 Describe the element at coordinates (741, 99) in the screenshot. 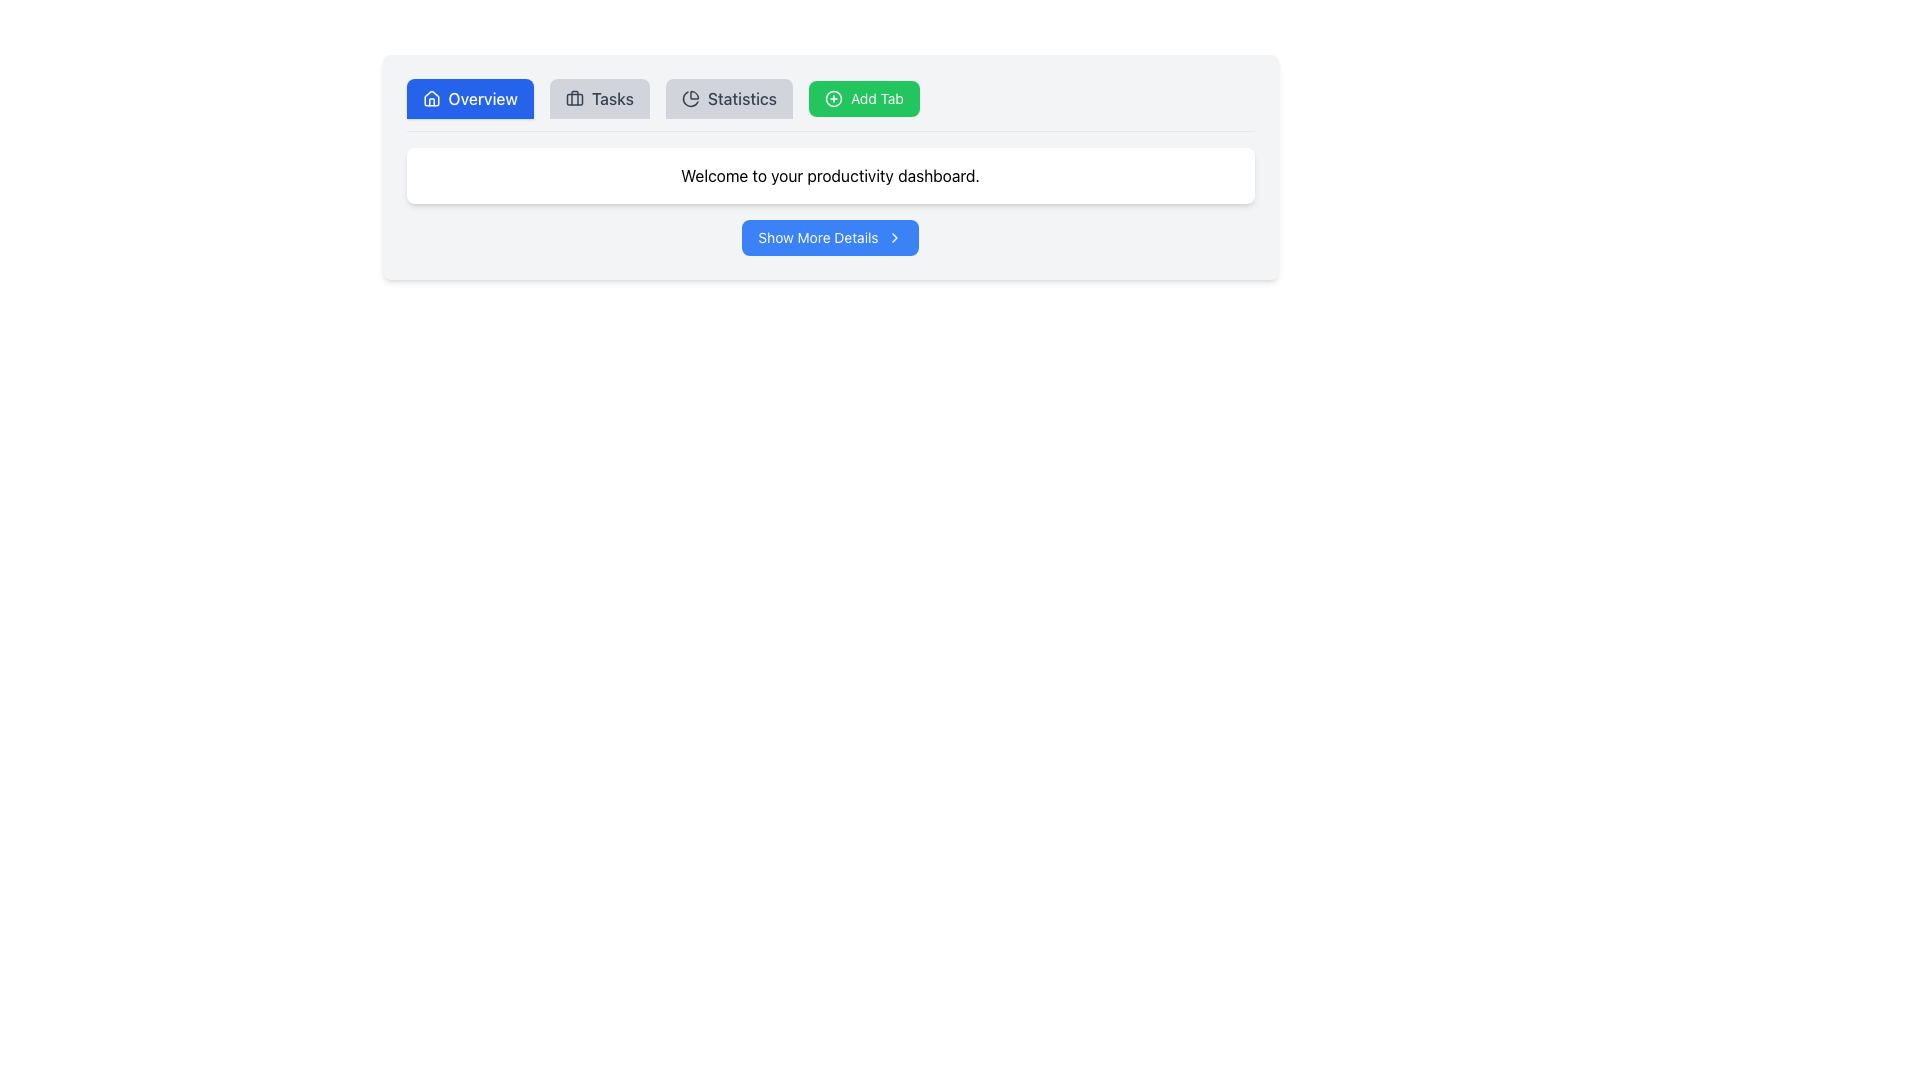

I see `the text label displaying 'Statistics' in the header navigation bar, which is styled to resemble a button and is flanked by 'Tasks' on the left and 'Add Tab' on the right` at that location.